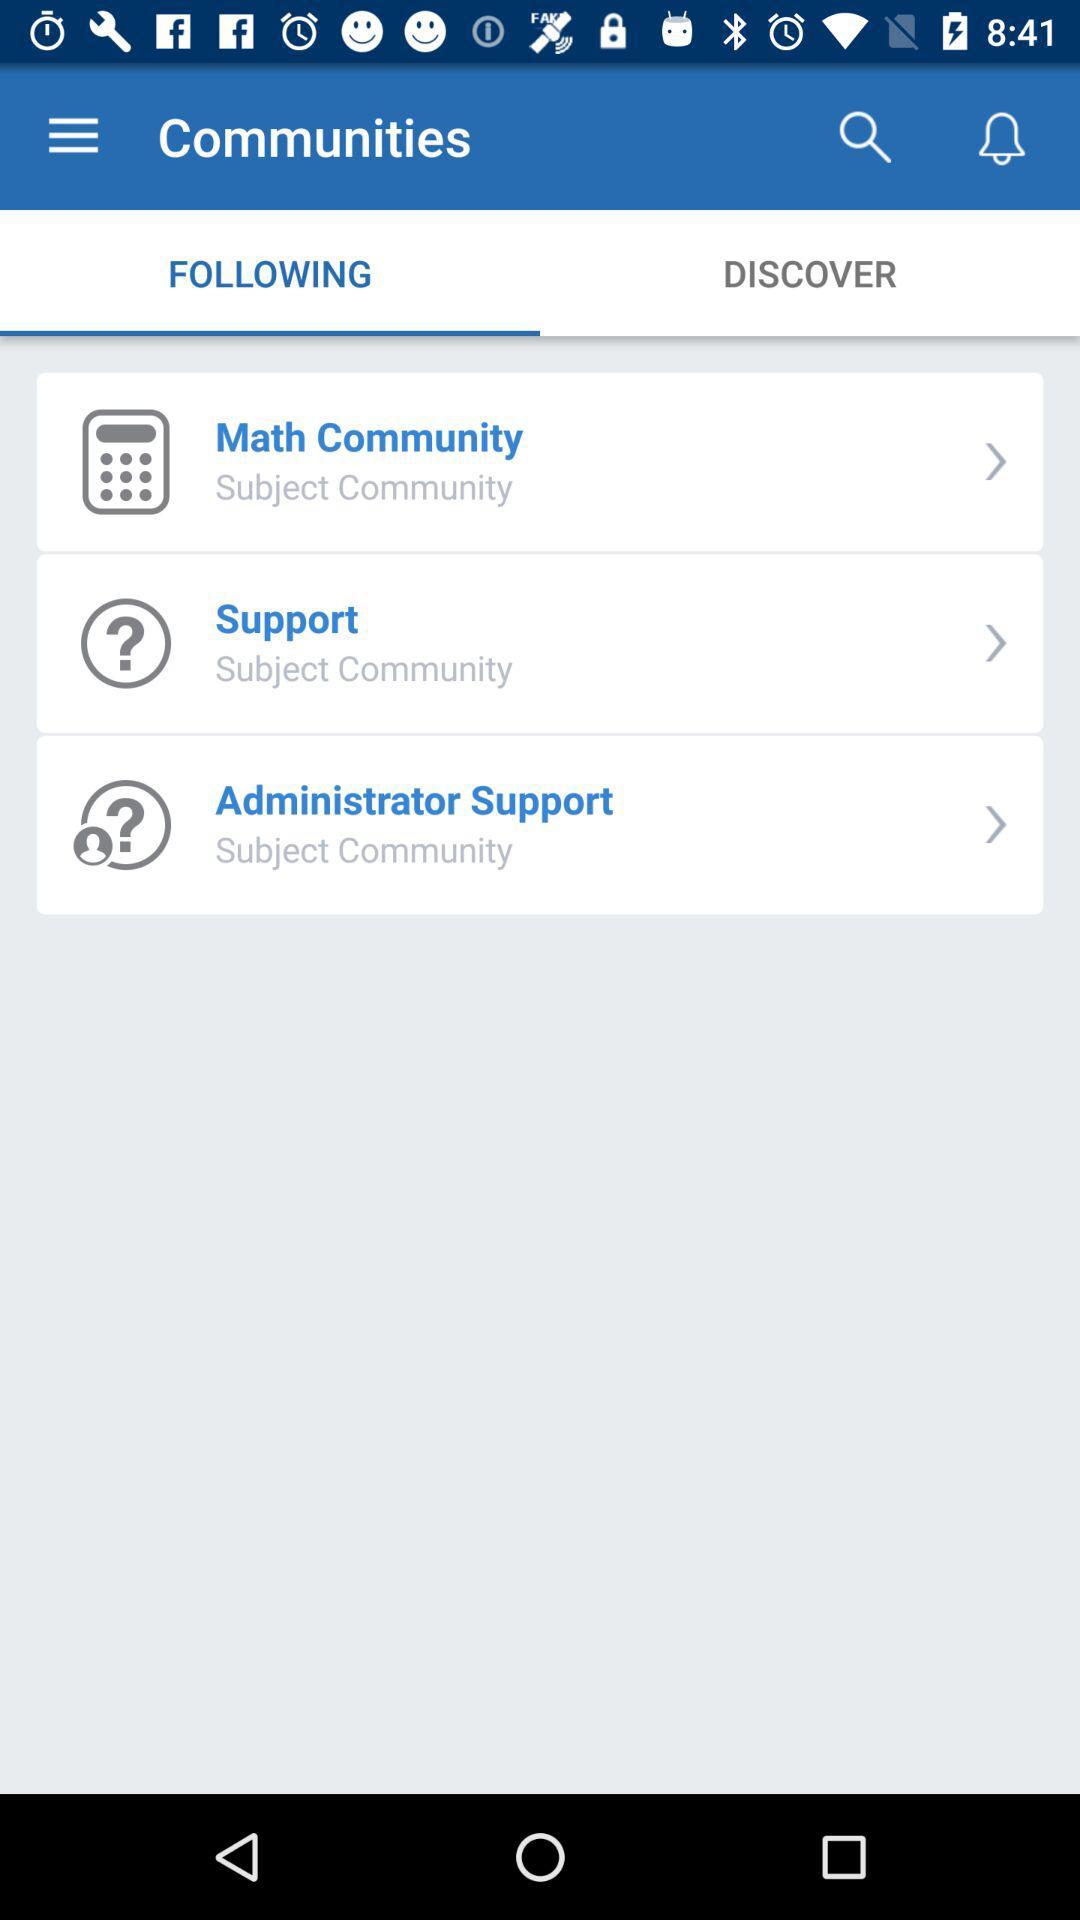 This screenshot has width=1080, height=1920. Describe the element at coordinates (72, 135) in the screenshot. I see `the icon to the left of the communities` at that location.